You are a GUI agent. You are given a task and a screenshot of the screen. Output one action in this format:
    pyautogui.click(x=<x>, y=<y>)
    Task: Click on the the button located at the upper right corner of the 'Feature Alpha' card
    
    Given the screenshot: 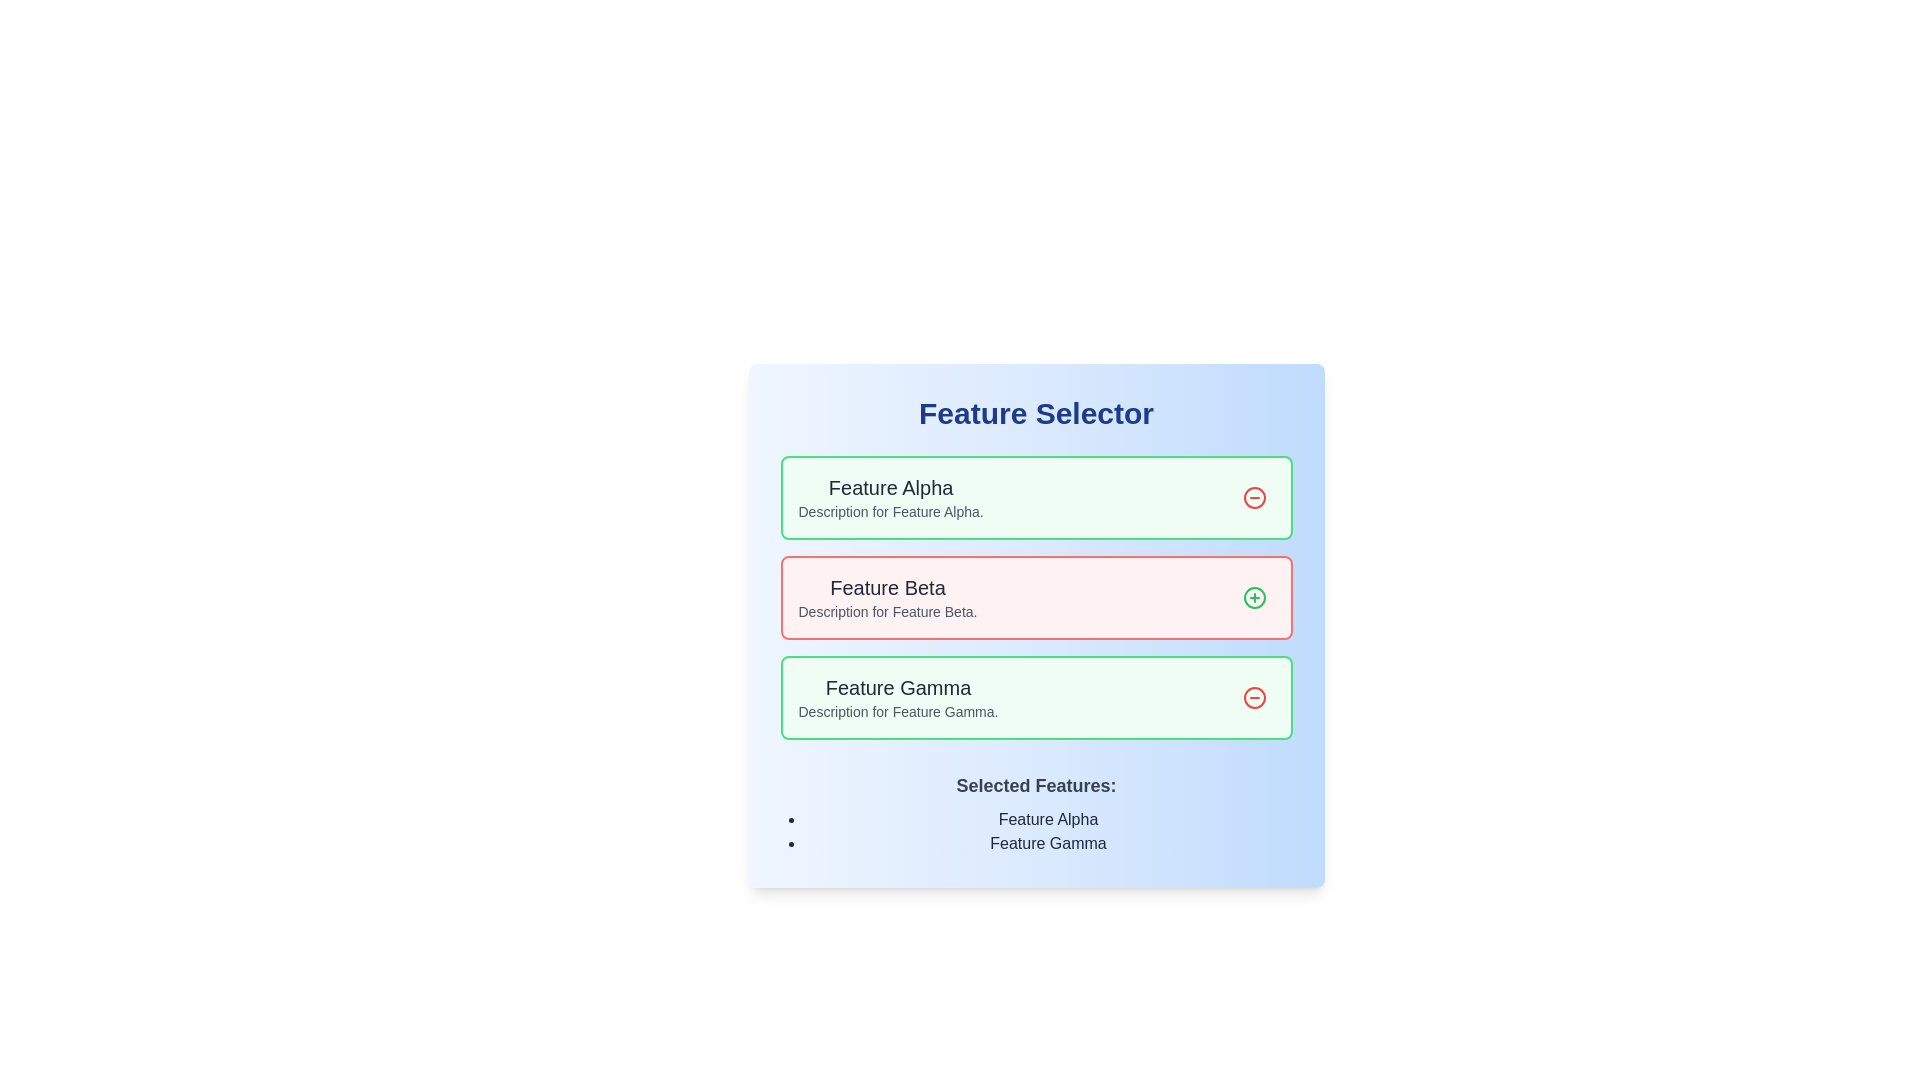 What is the action you would take?
    pyautogui.click(x=1253, y=496)
    